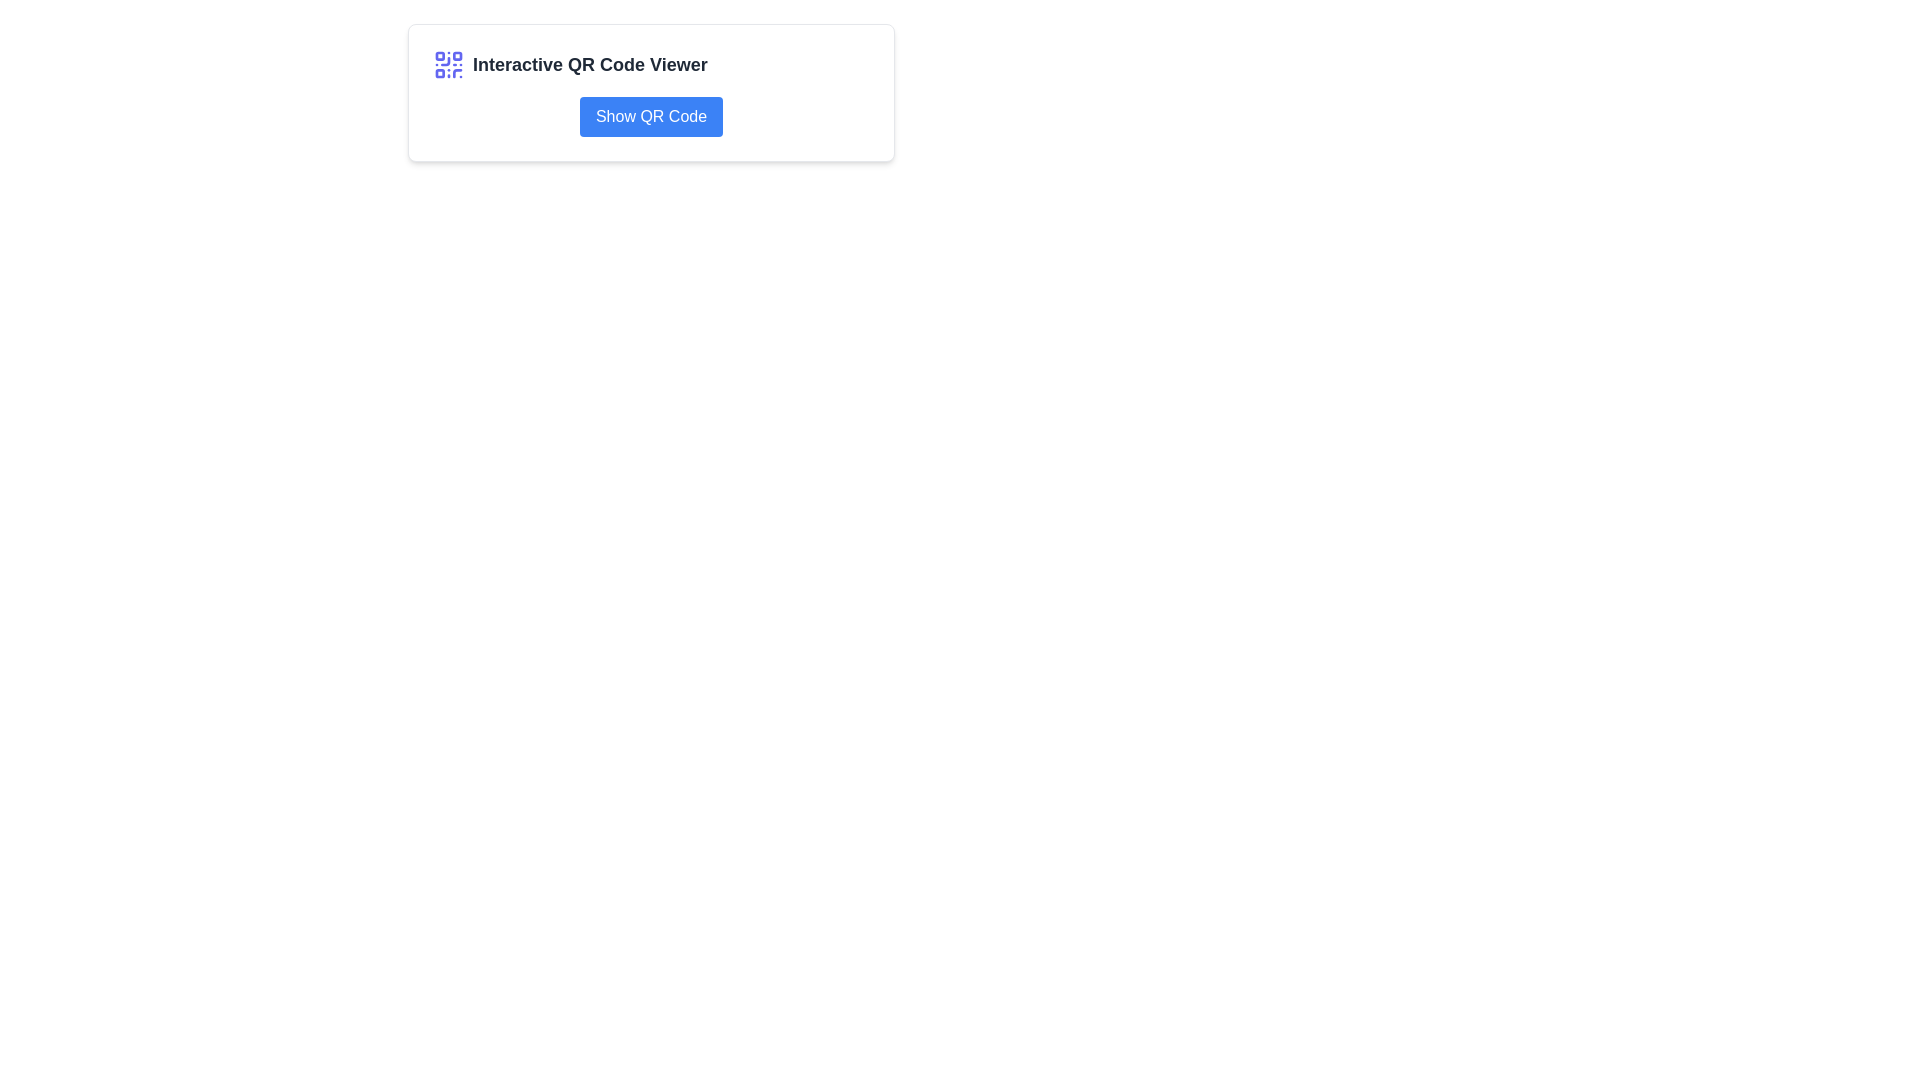  What do you see at coordinates (651, 116) in the screenshot?
I see `the button with the blue background and white text that reads 'Show QR Code'` at bounding box center [651, 116].